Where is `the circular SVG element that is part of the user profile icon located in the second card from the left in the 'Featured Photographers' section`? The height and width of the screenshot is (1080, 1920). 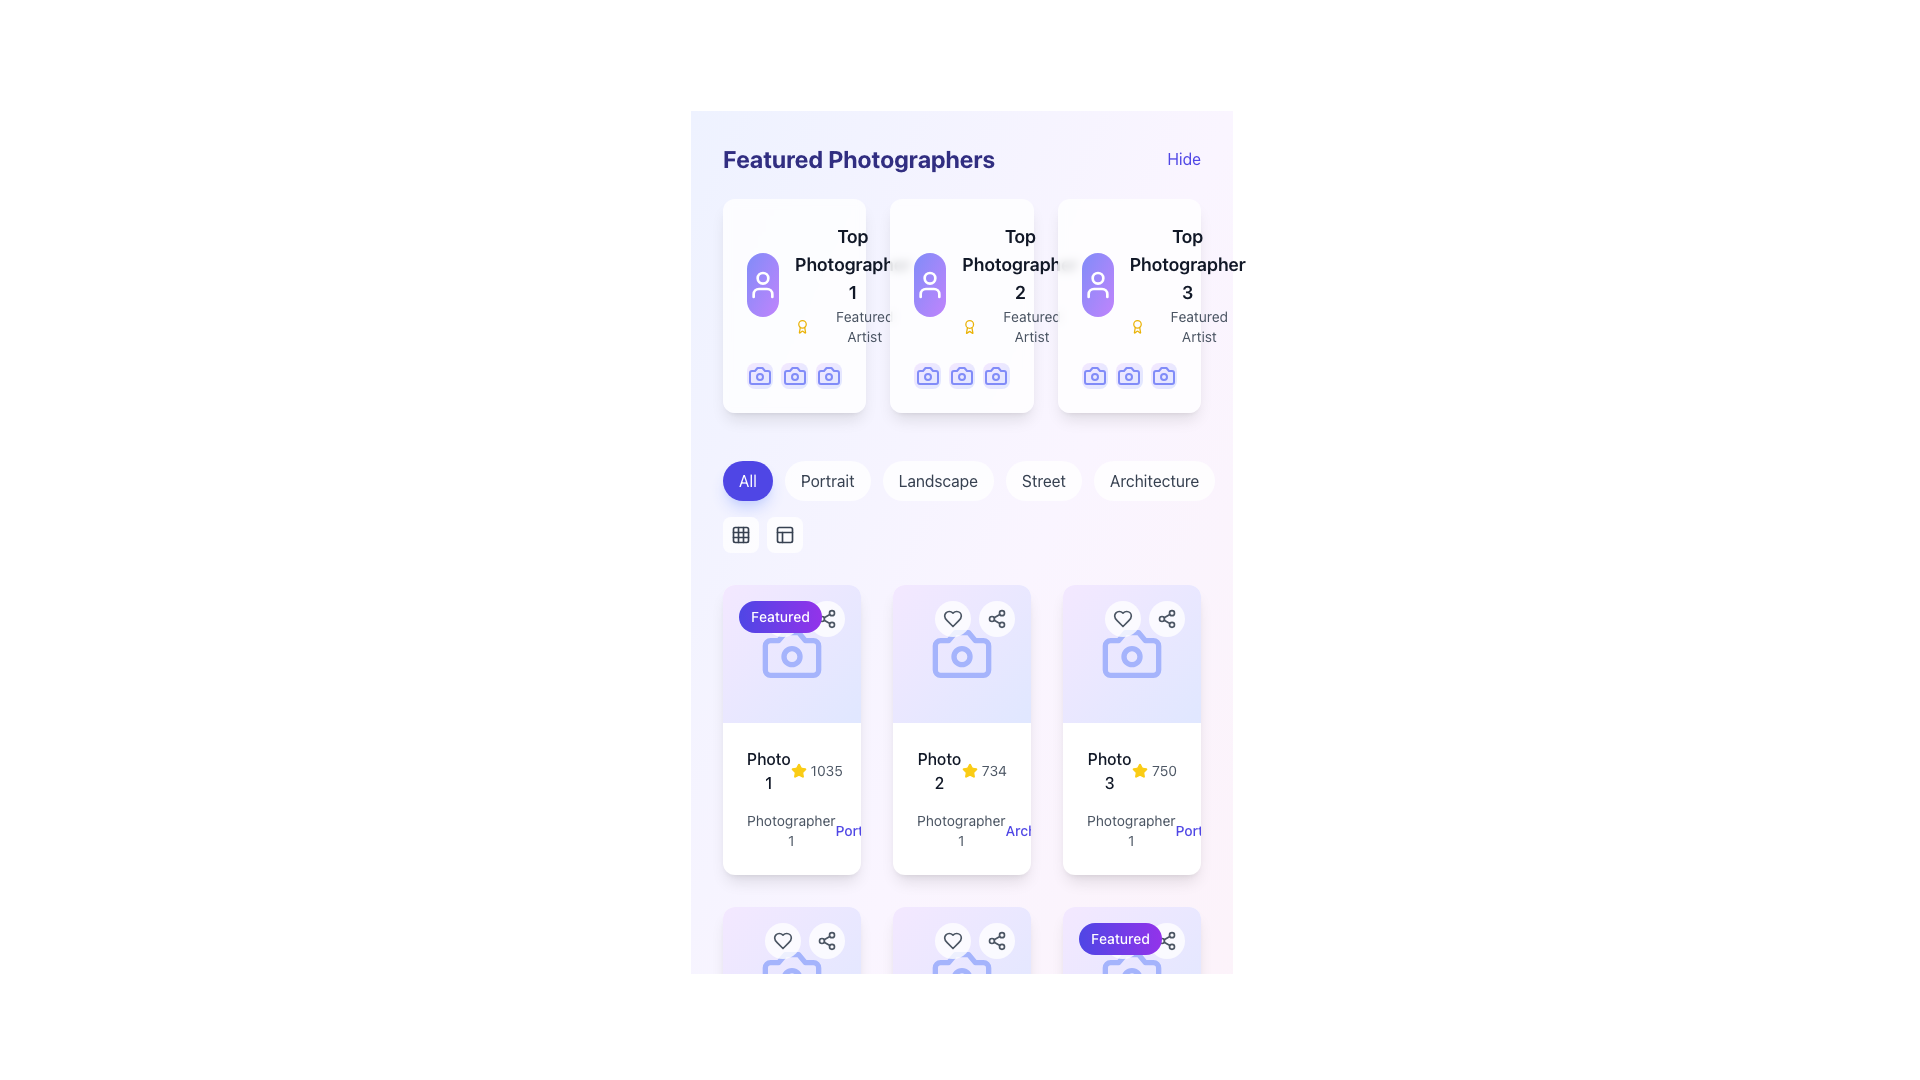
the circular SVG element that is part of the user profile icon located in the second card from the left in the 'Featured Photographers' section is located at coordinates (929, 278).